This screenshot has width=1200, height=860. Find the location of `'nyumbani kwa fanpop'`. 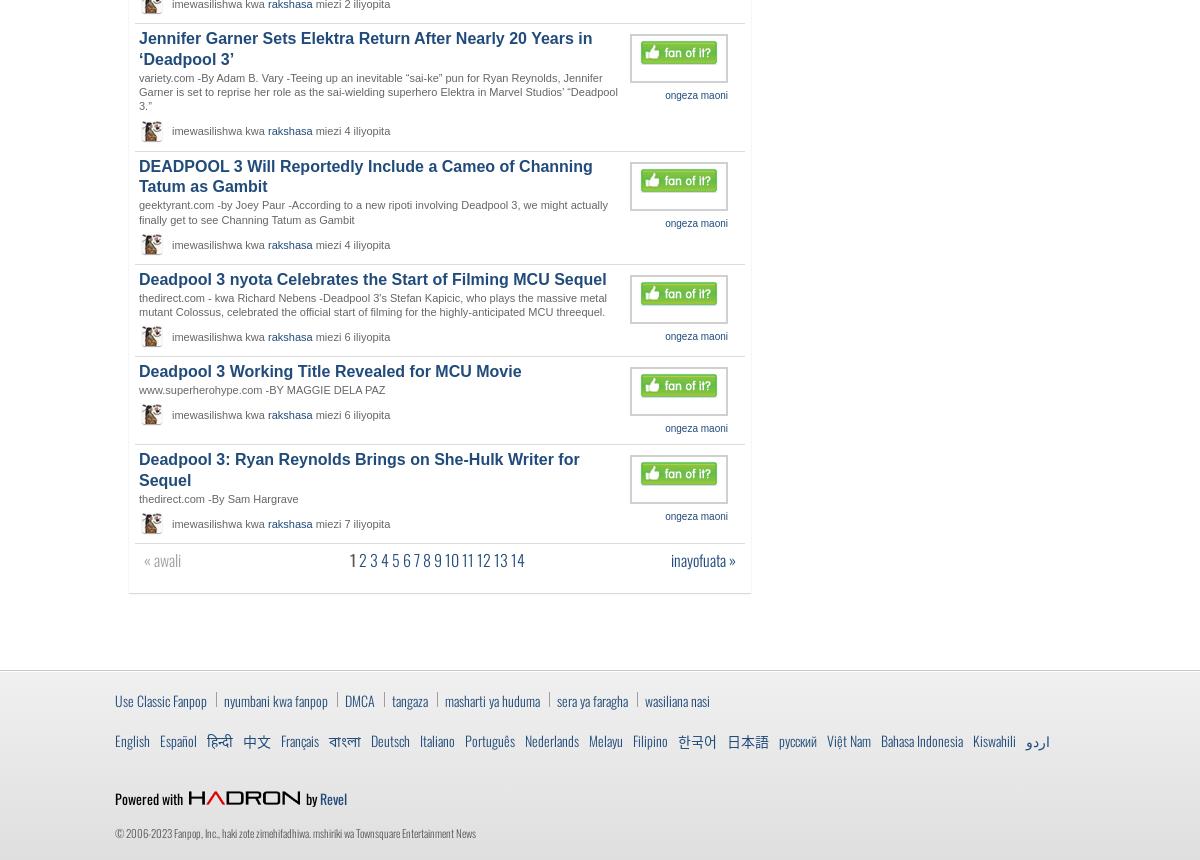

'nyumbani kwa fanpop' is located at coordinates (275, 699).